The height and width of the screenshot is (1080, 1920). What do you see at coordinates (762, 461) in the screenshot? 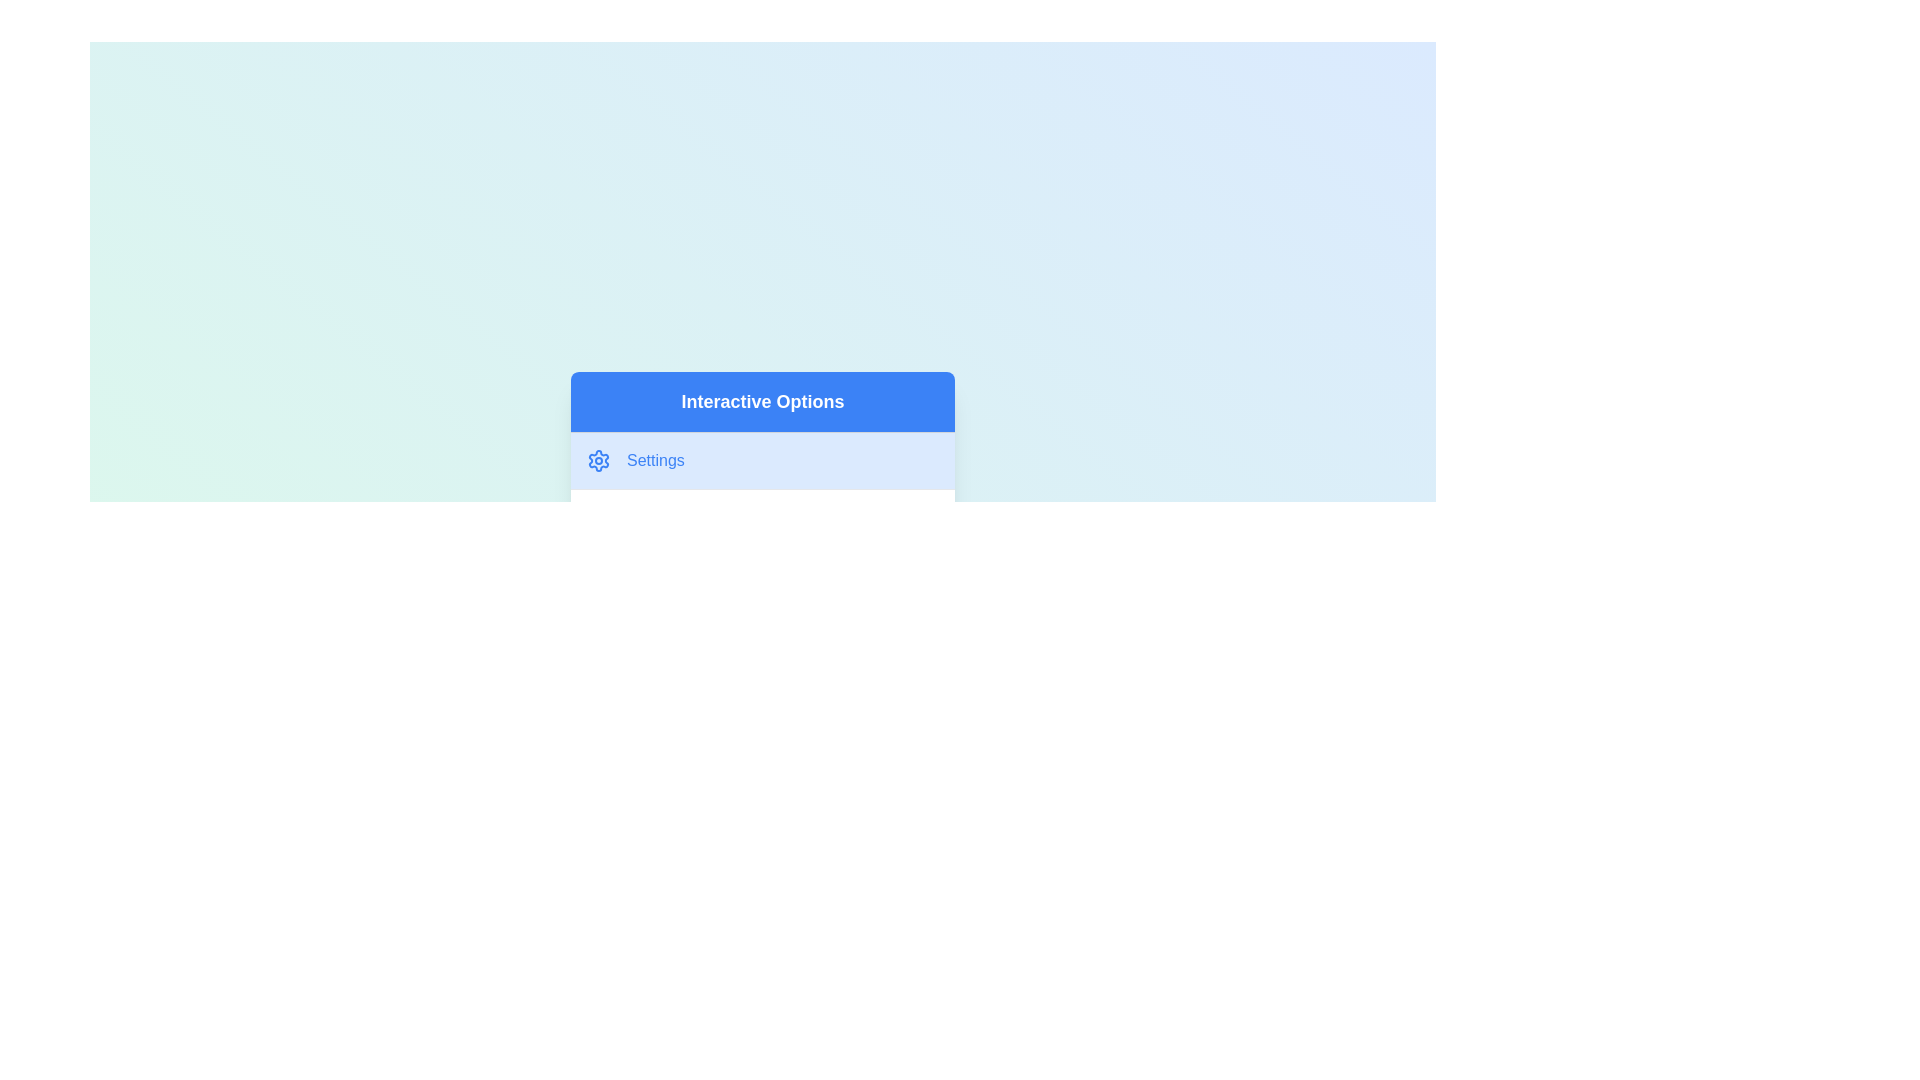
I see `the menu option Settings from the menu` at bounding box center [762, 461].